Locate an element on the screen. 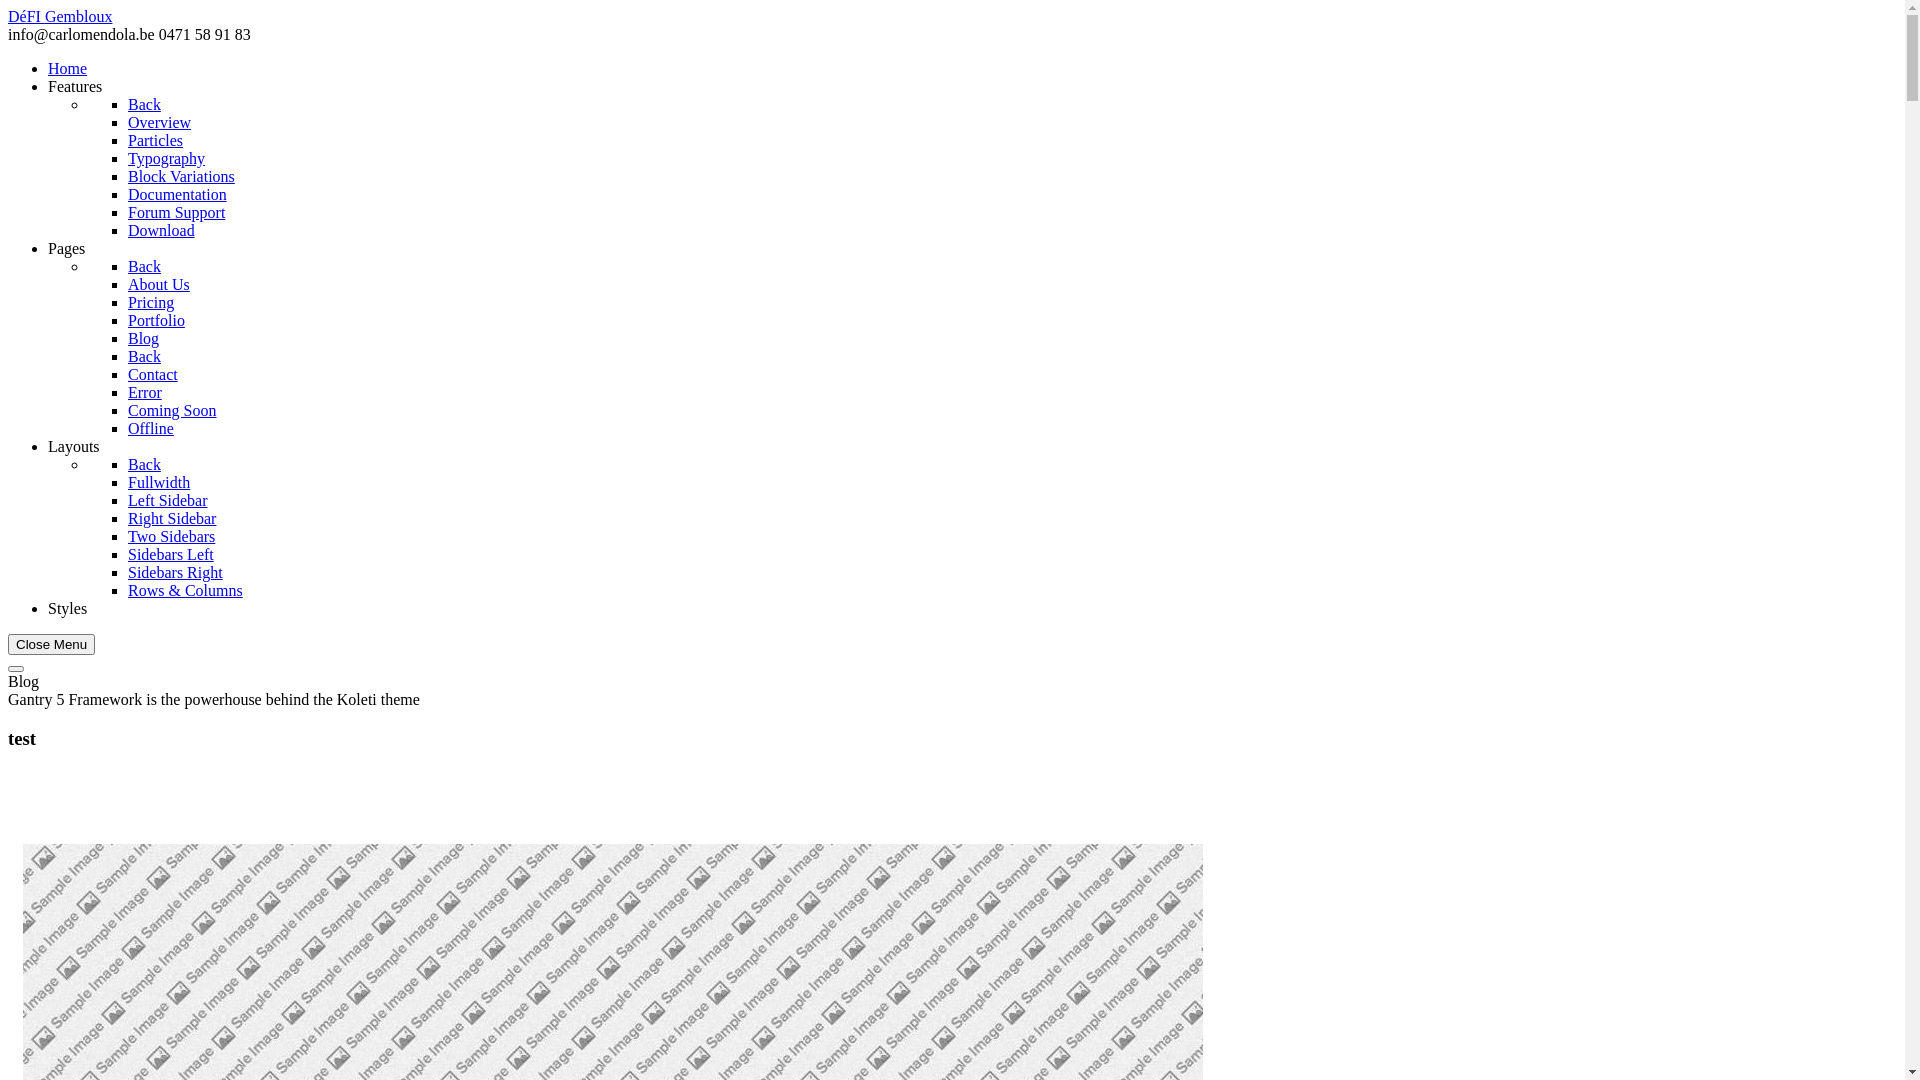  'Fullwidth' is located at coordinates (157, 482).